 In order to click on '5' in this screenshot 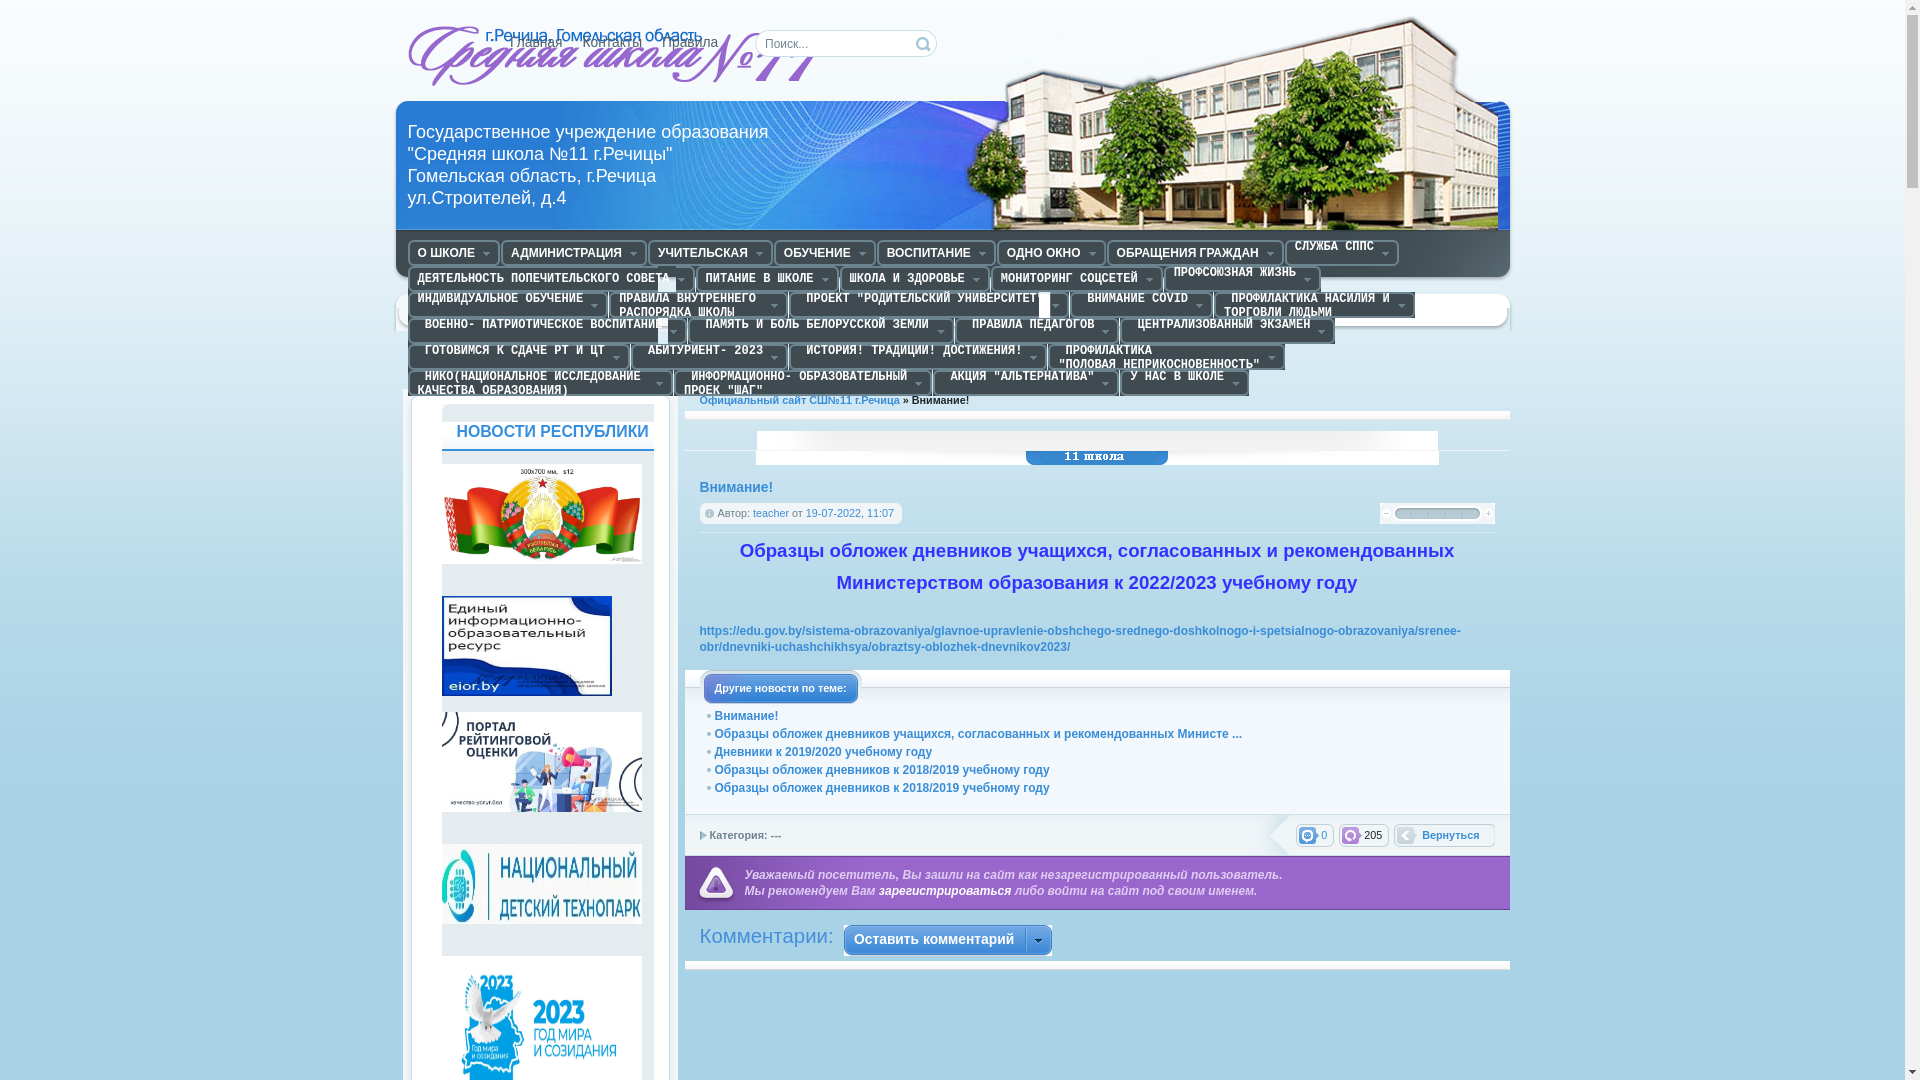, I will do `click(1470, 512)`.